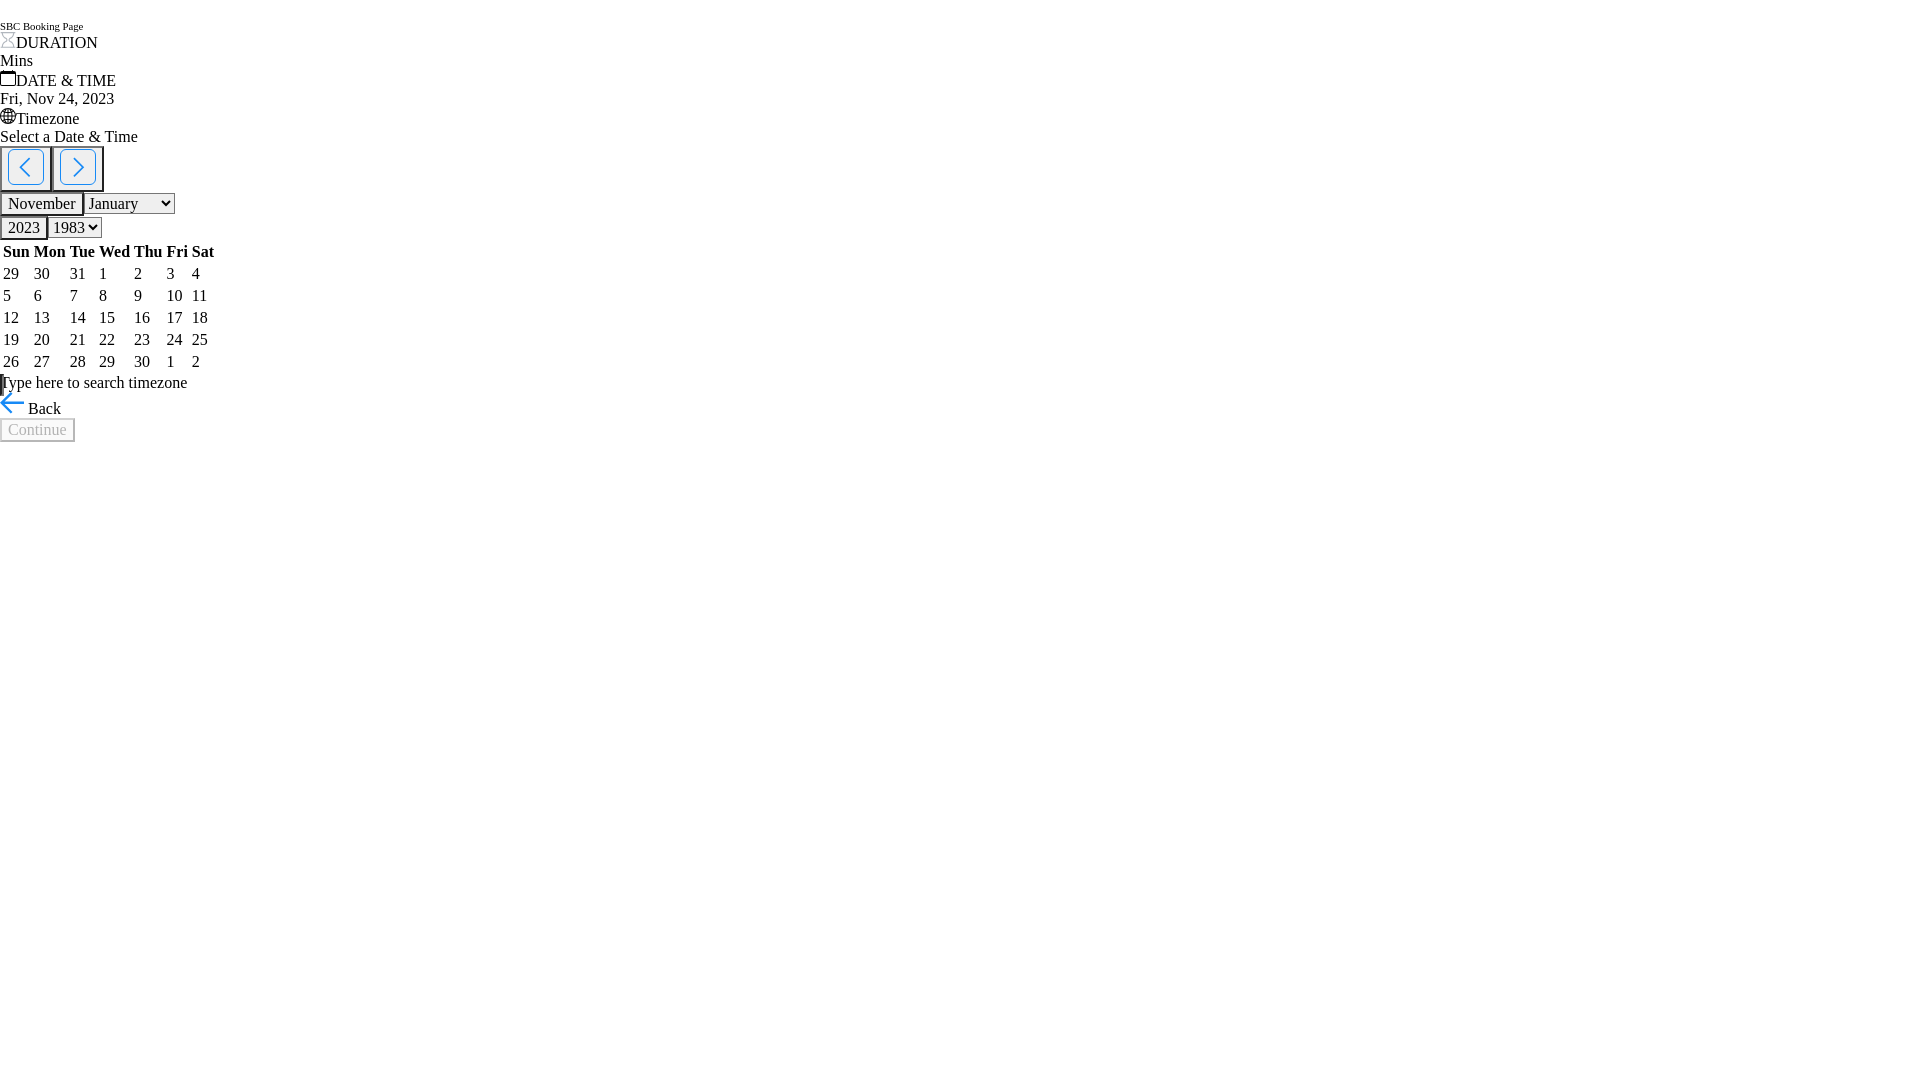  I want to click on 'Continue', so click(0, 428).